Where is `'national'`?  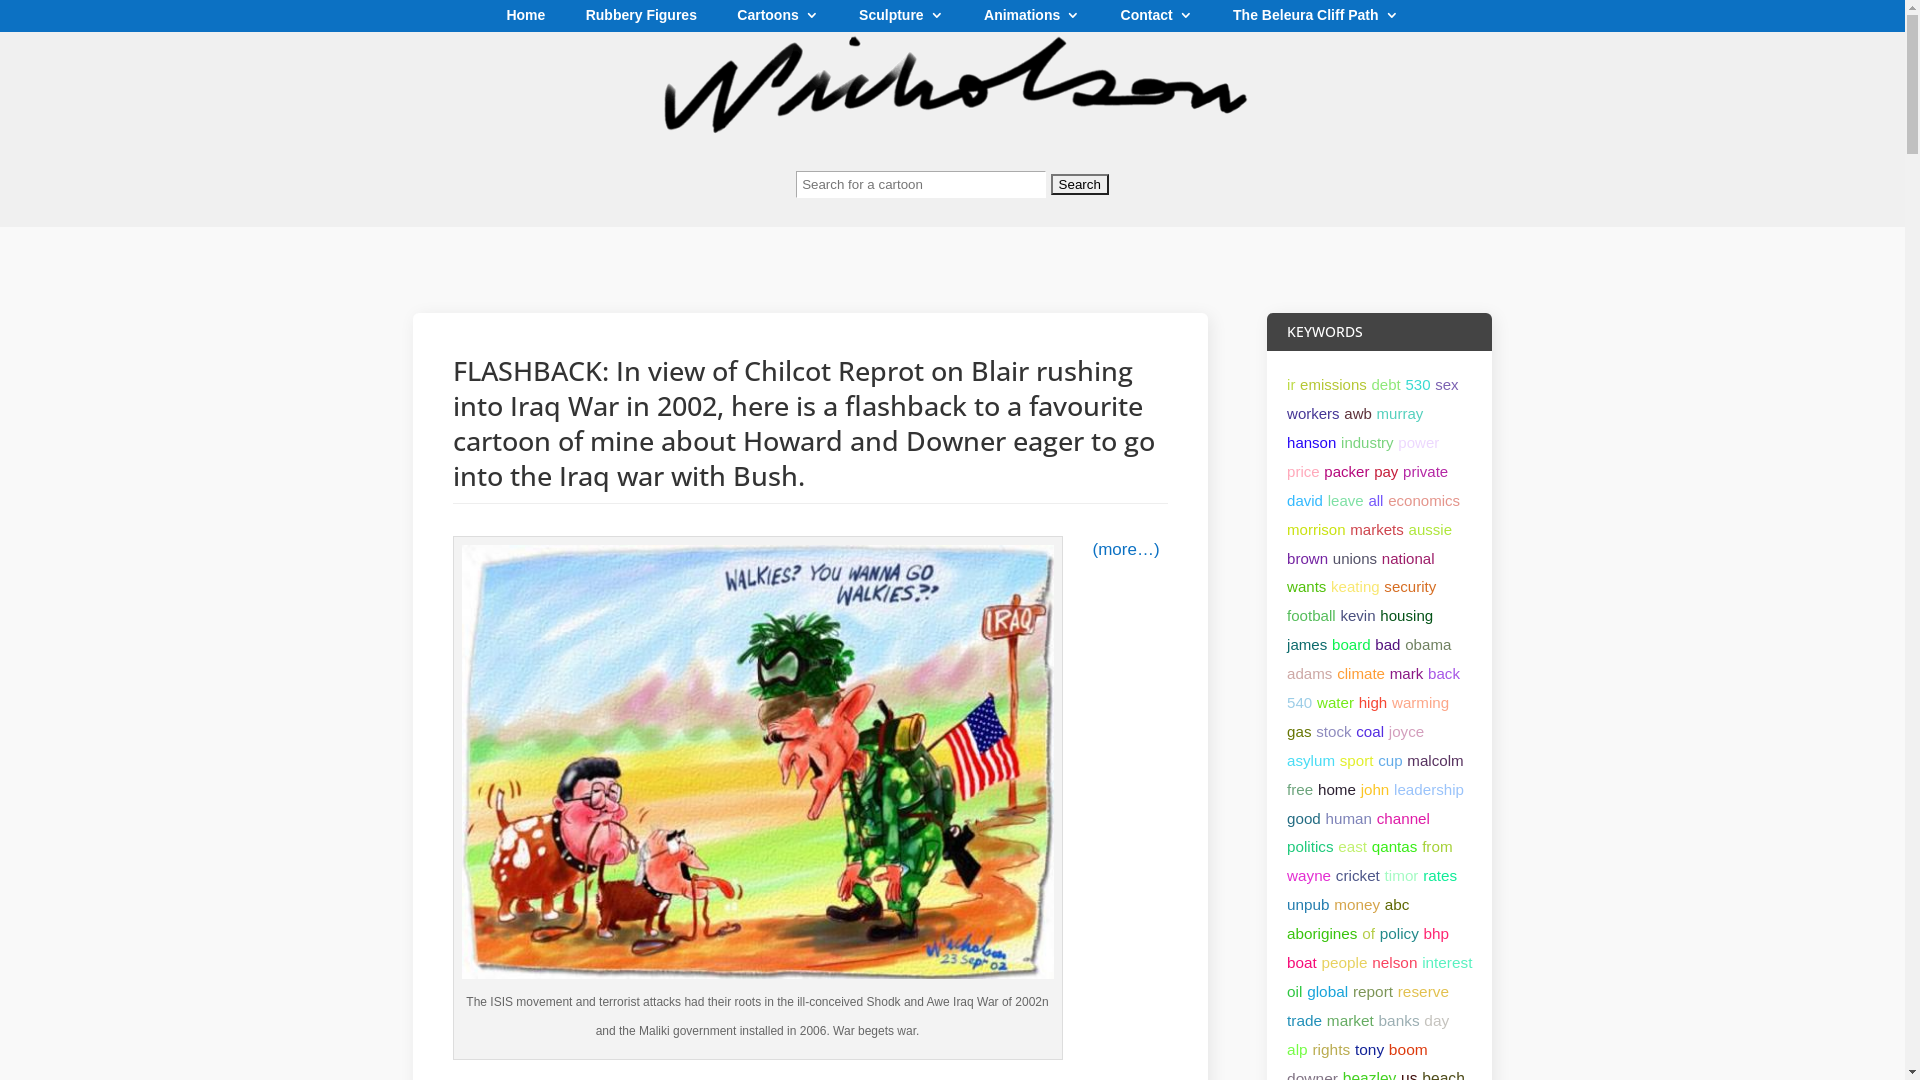
'national' is located at coordinates (1407, 558).